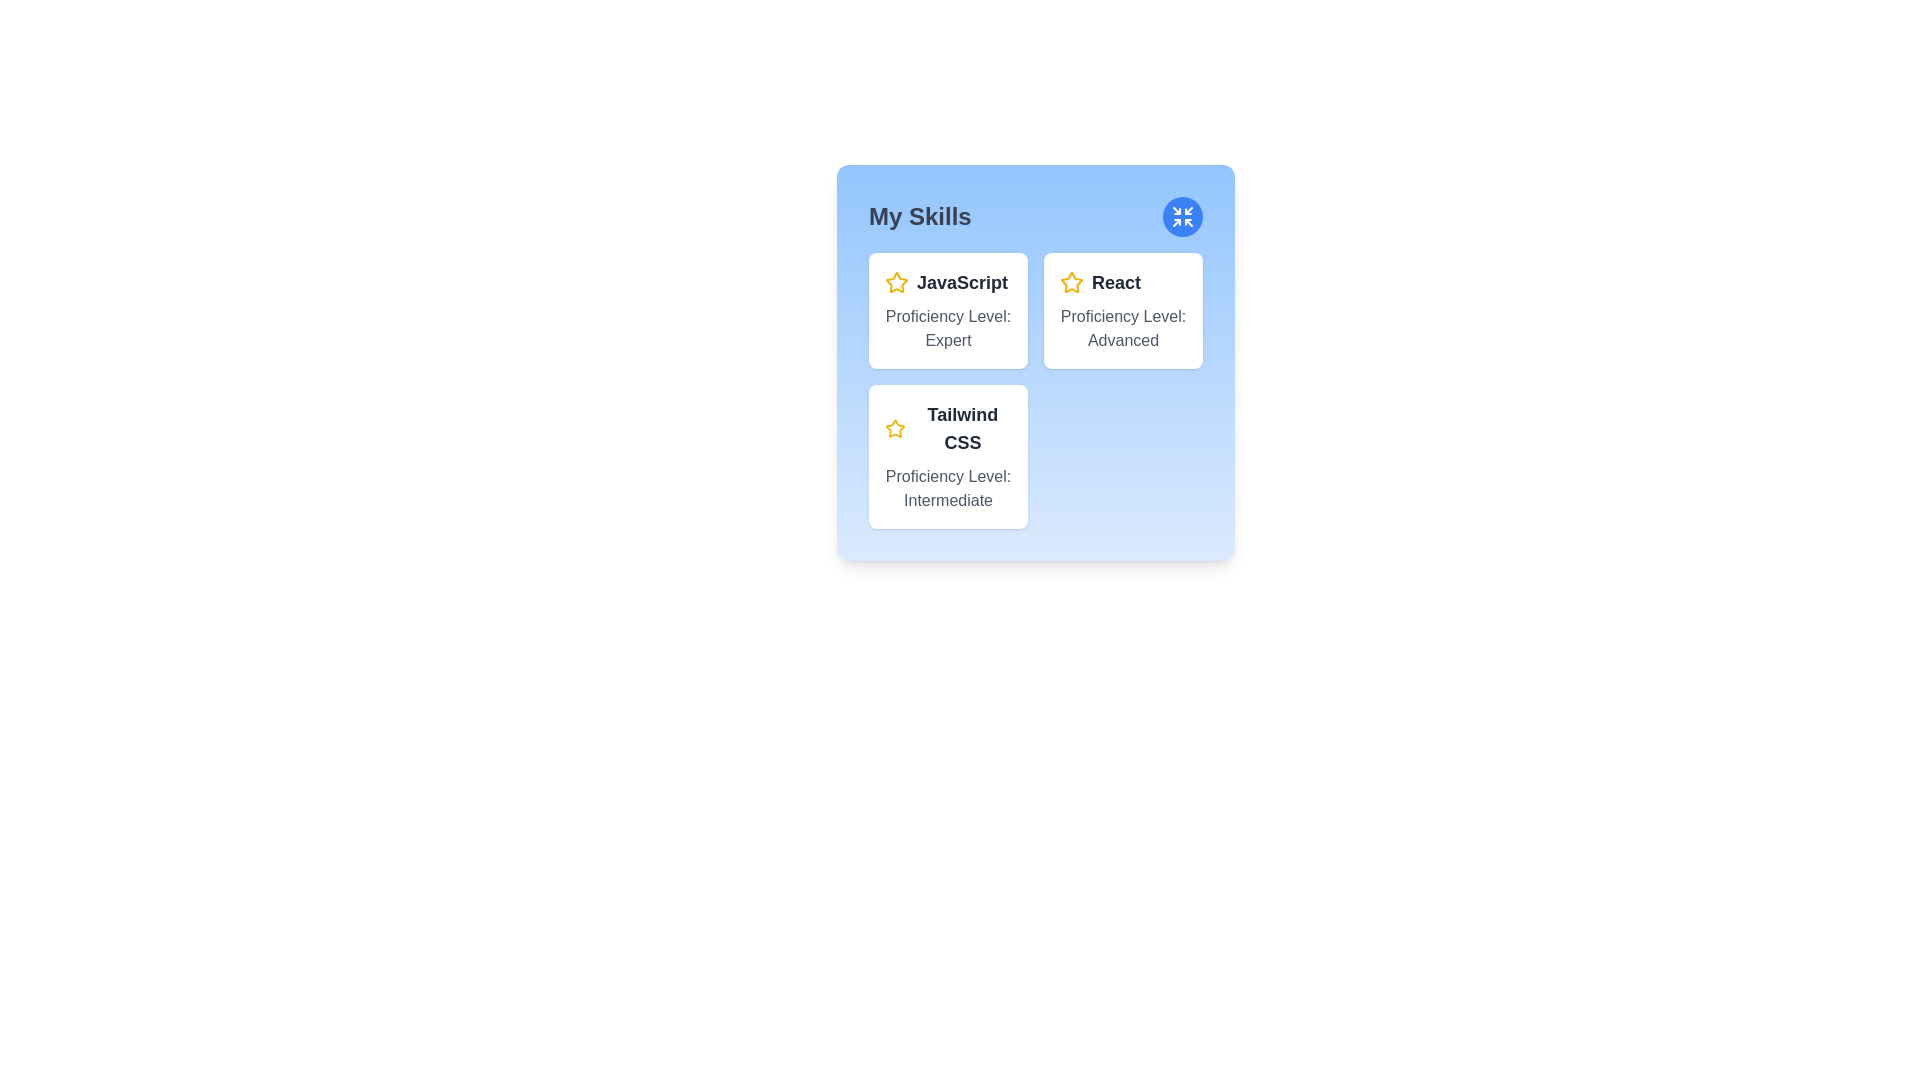  Describe the element at coordinates (1123, 282) in the screenshot. I see `the skill label indicating 'React' located in the top-right corner of the skills section, specifically the second item in the top row of the skills list` at that location.